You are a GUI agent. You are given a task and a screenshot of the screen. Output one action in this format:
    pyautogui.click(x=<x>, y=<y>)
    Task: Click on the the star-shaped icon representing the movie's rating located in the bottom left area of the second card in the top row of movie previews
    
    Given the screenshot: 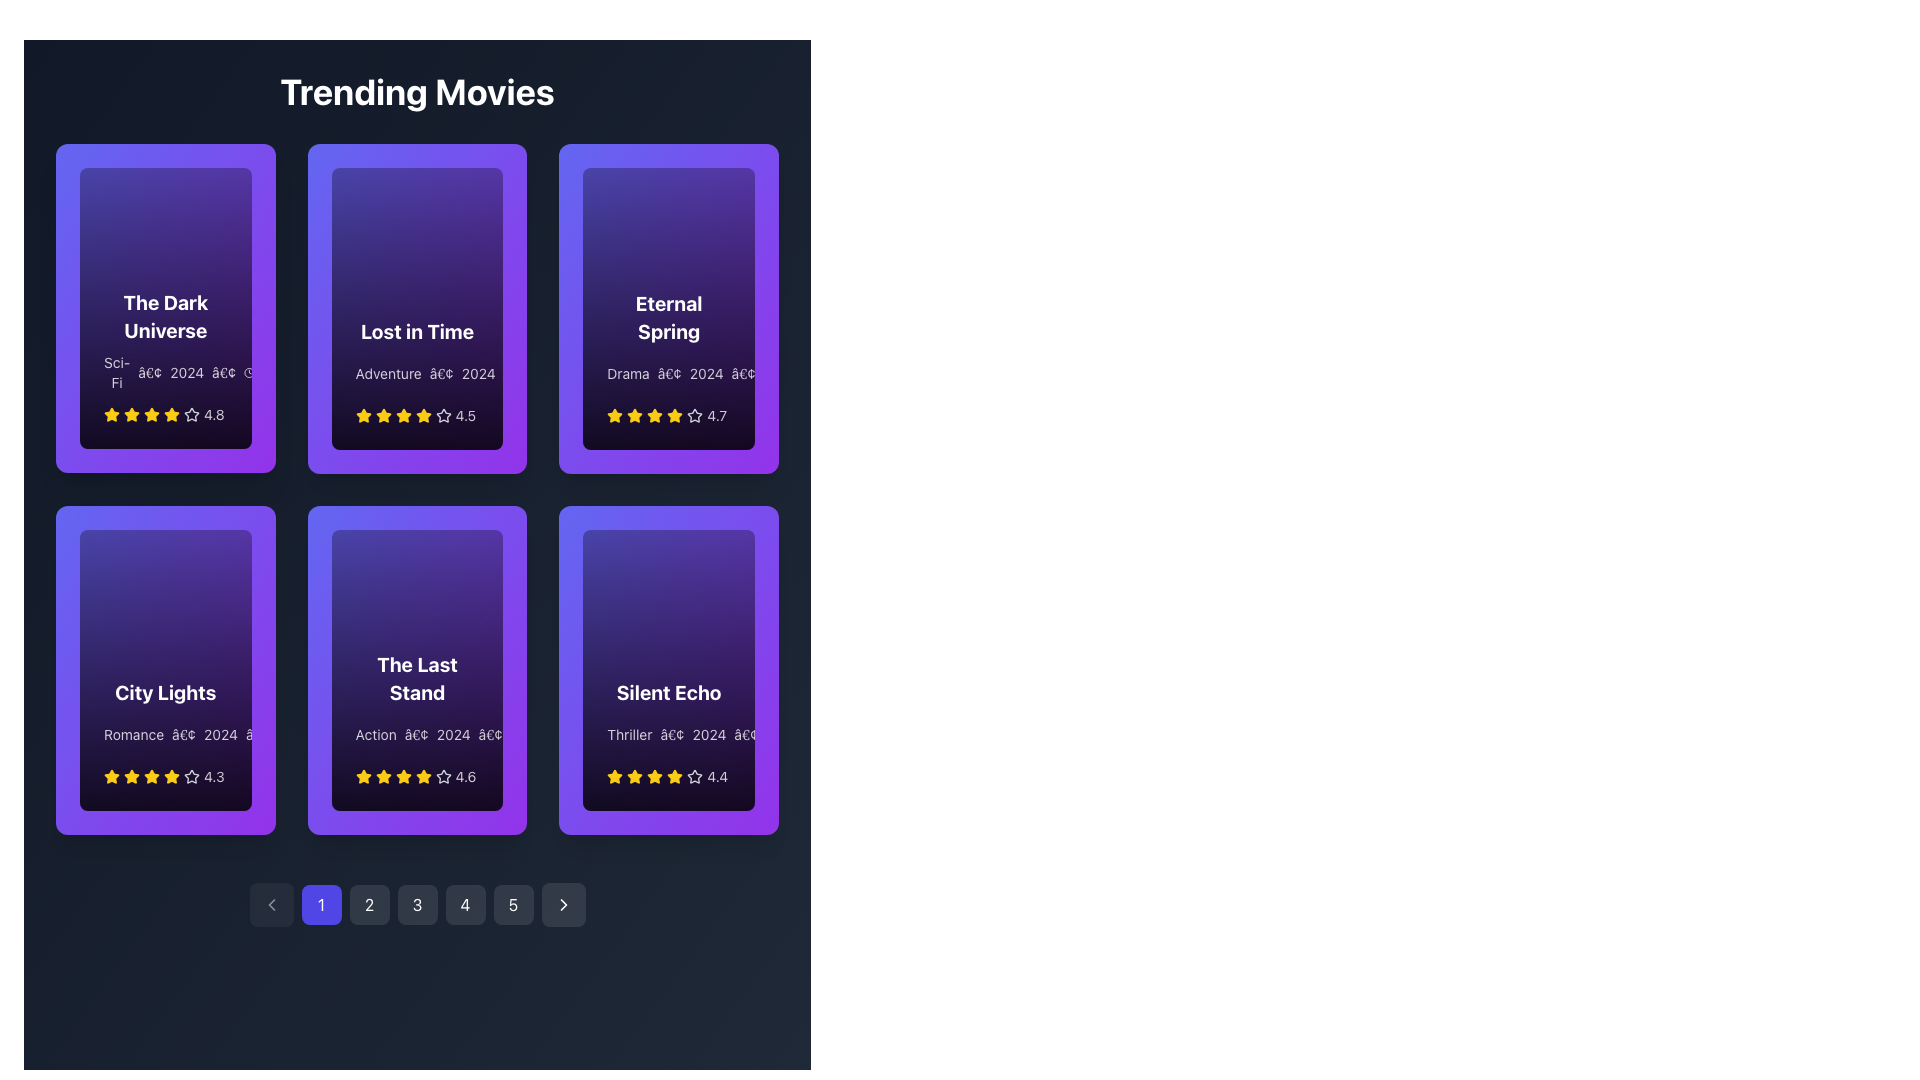 What is the action you would take?
    pyautogui.click(x=363, y=414)
    